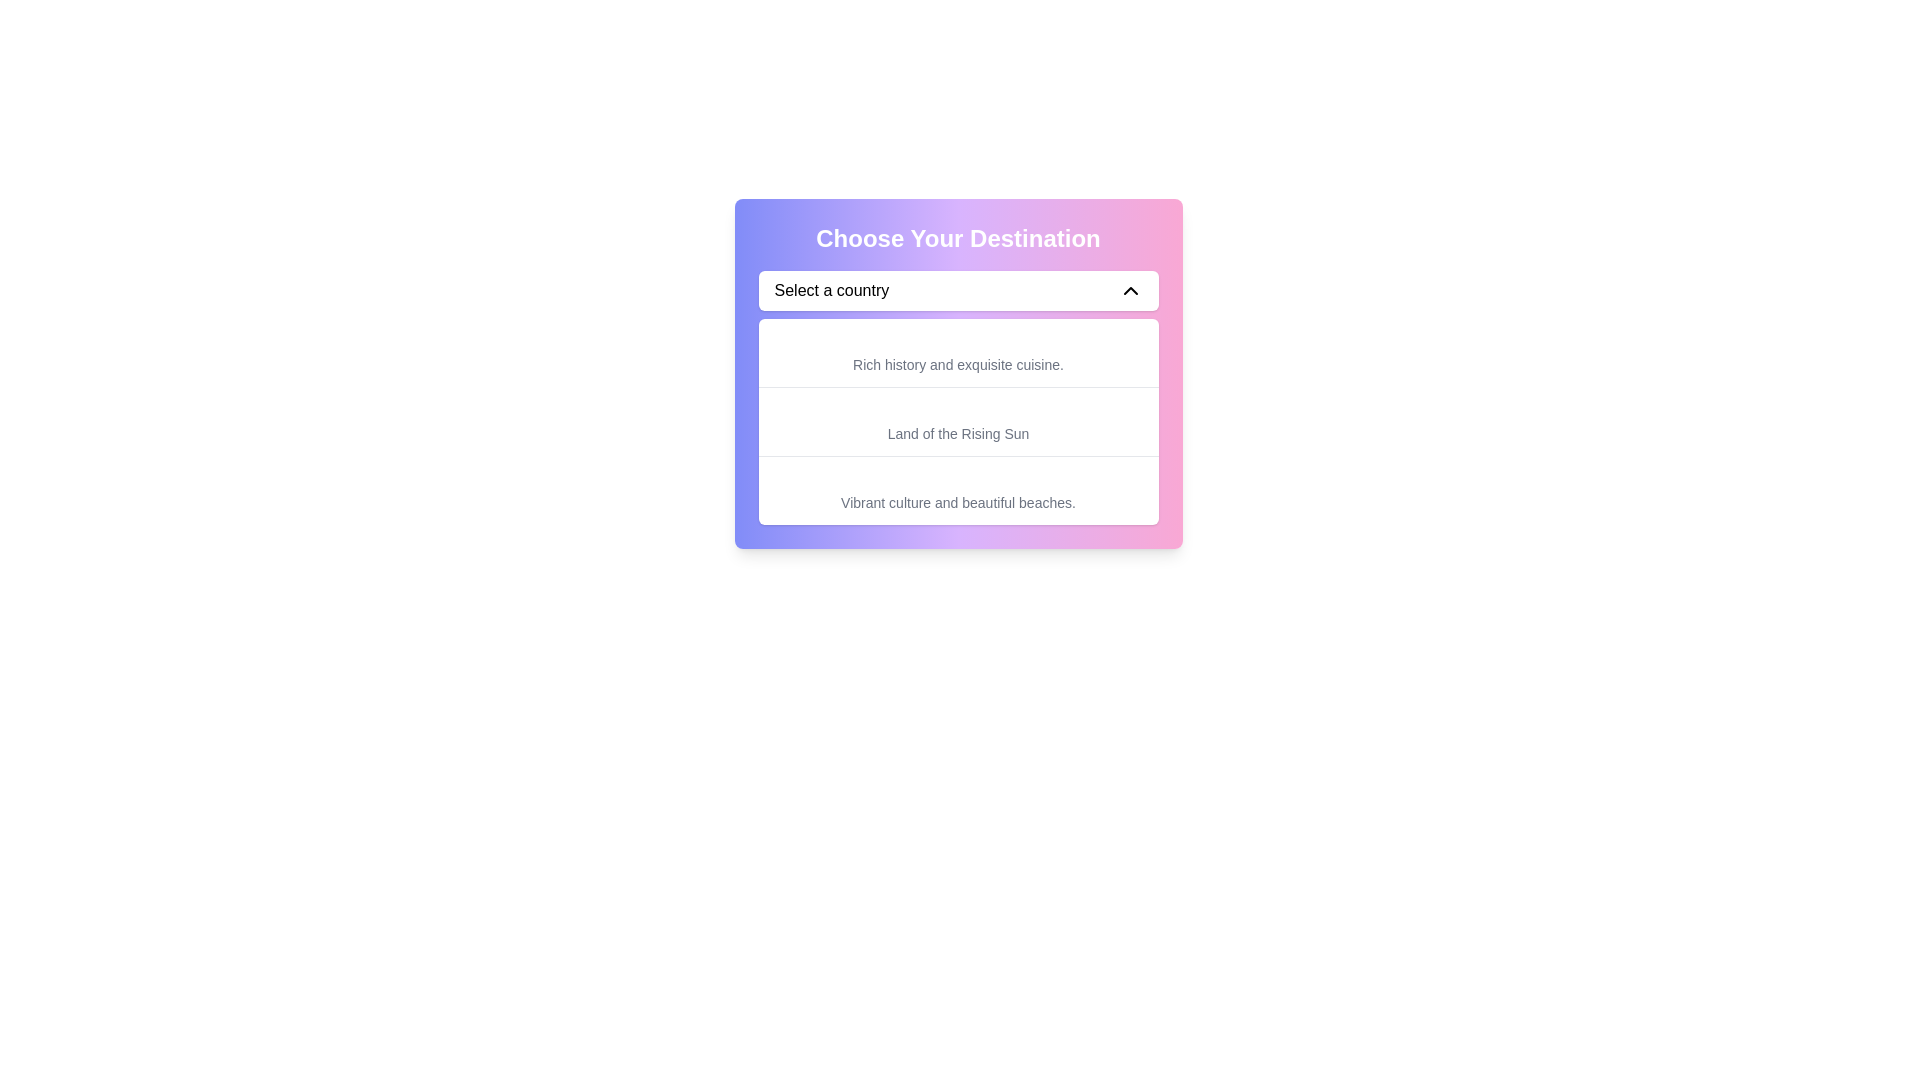 The image size is (1920, 1080). I want to click on the dropdown menu labeled 'Select a country', so click(957, 290).